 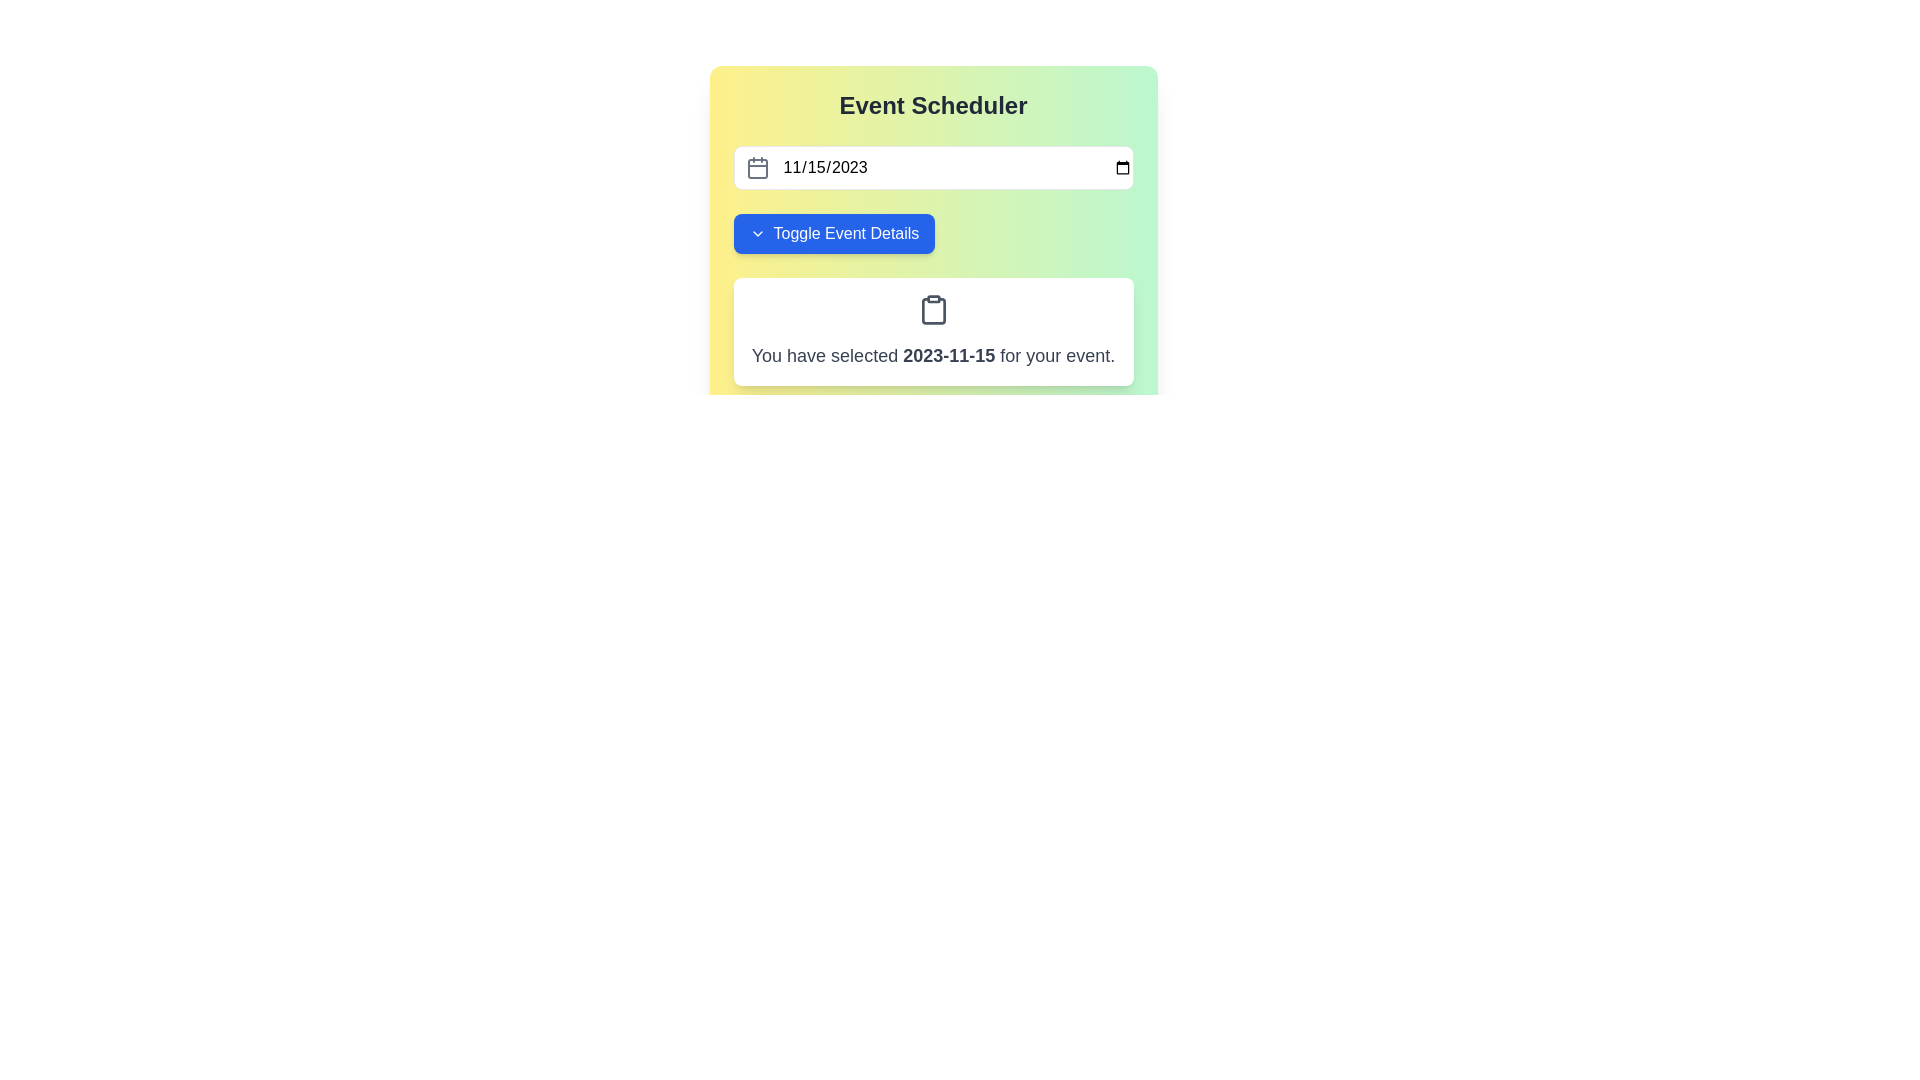 I want to click on the date picker icon, so click(x=756, y=167).